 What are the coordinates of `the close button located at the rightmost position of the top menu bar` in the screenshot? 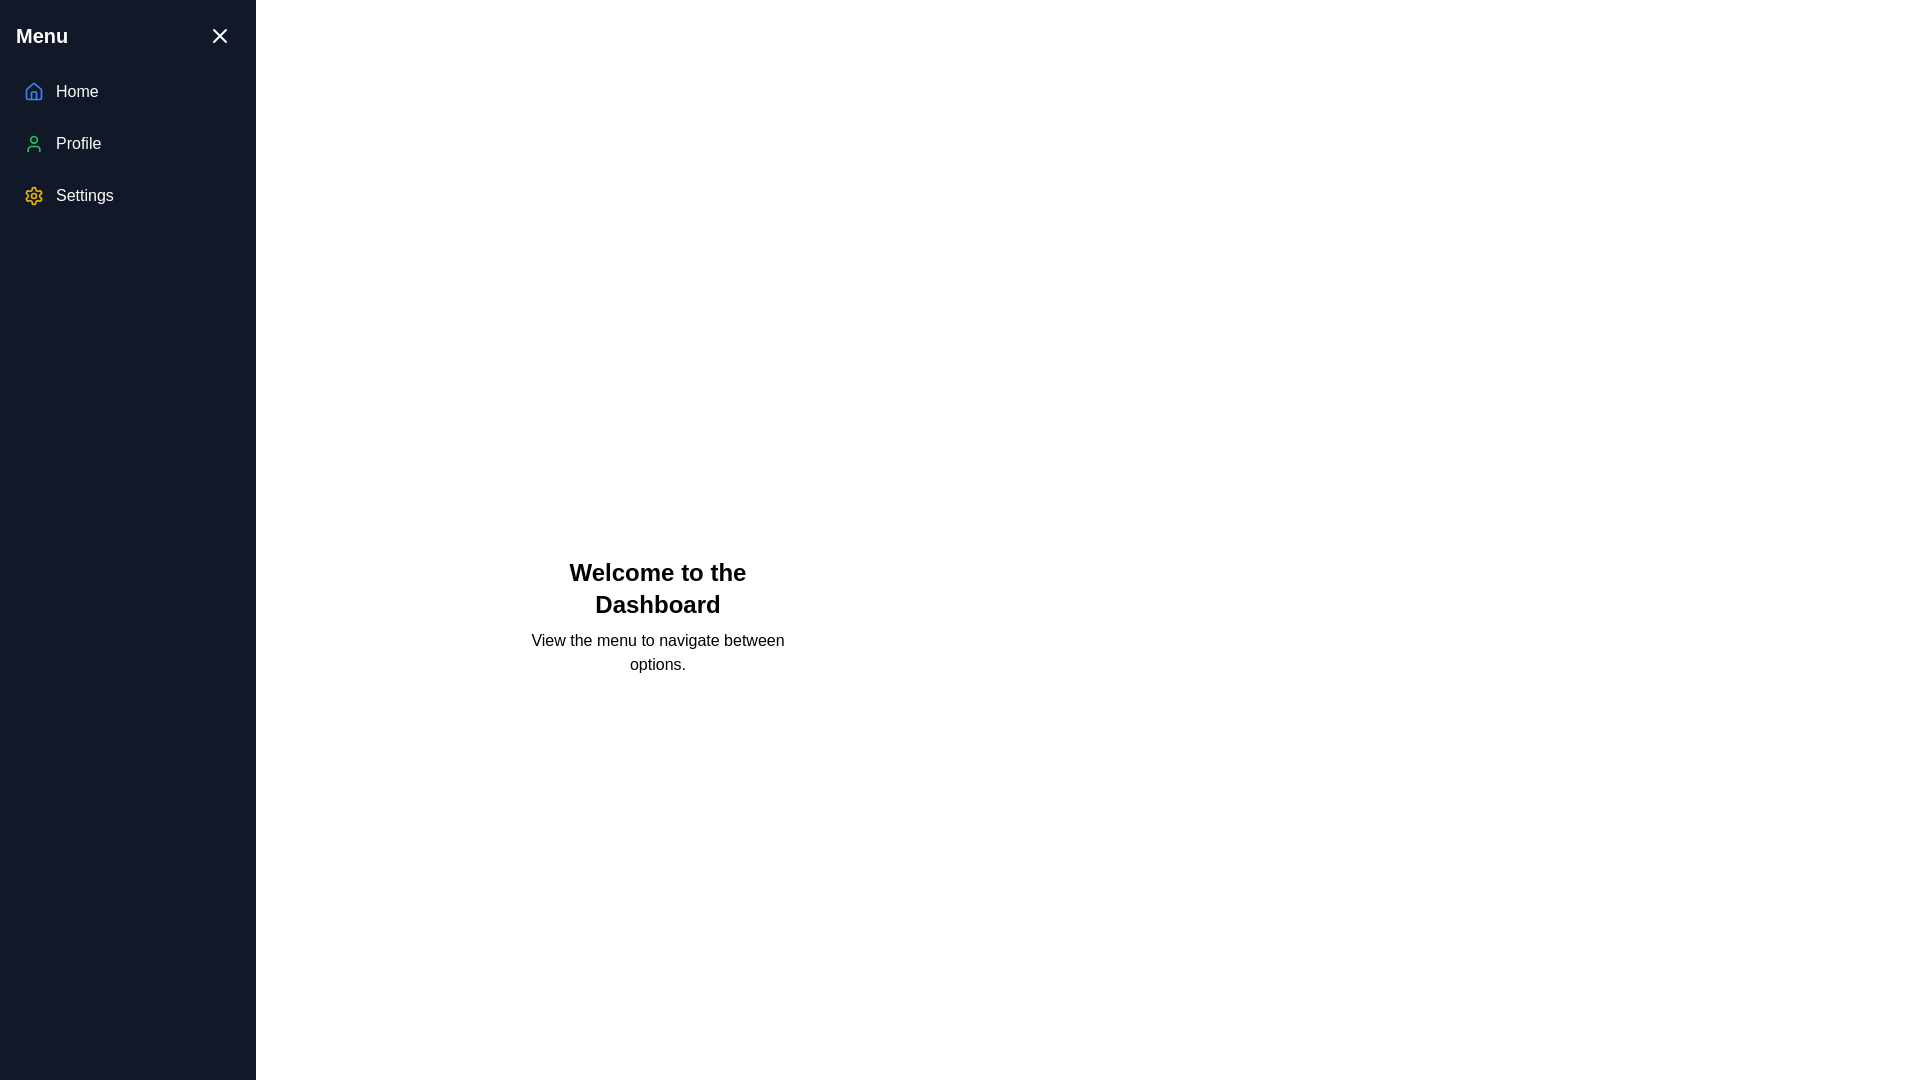 It's located at (220, 35).